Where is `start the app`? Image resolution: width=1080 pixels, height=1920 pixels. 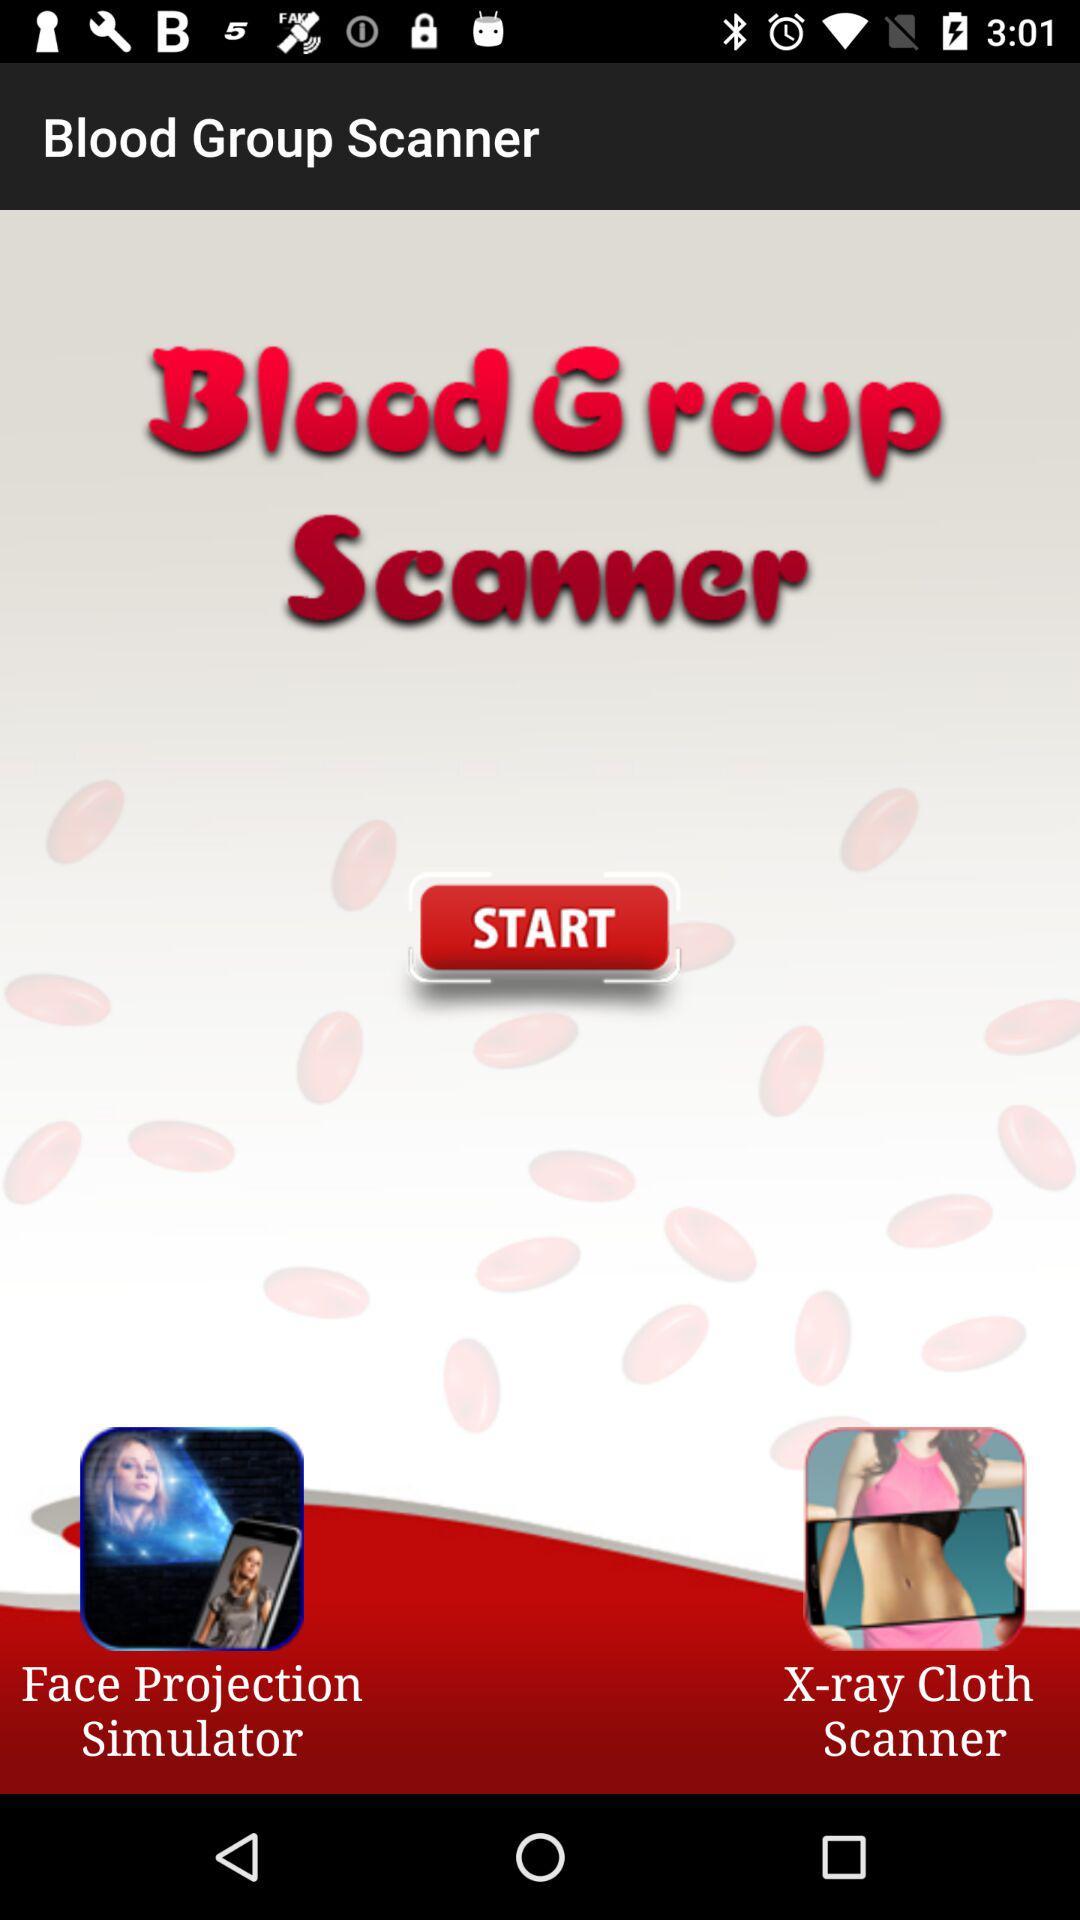
start the app is located at coordinates (538, 948).